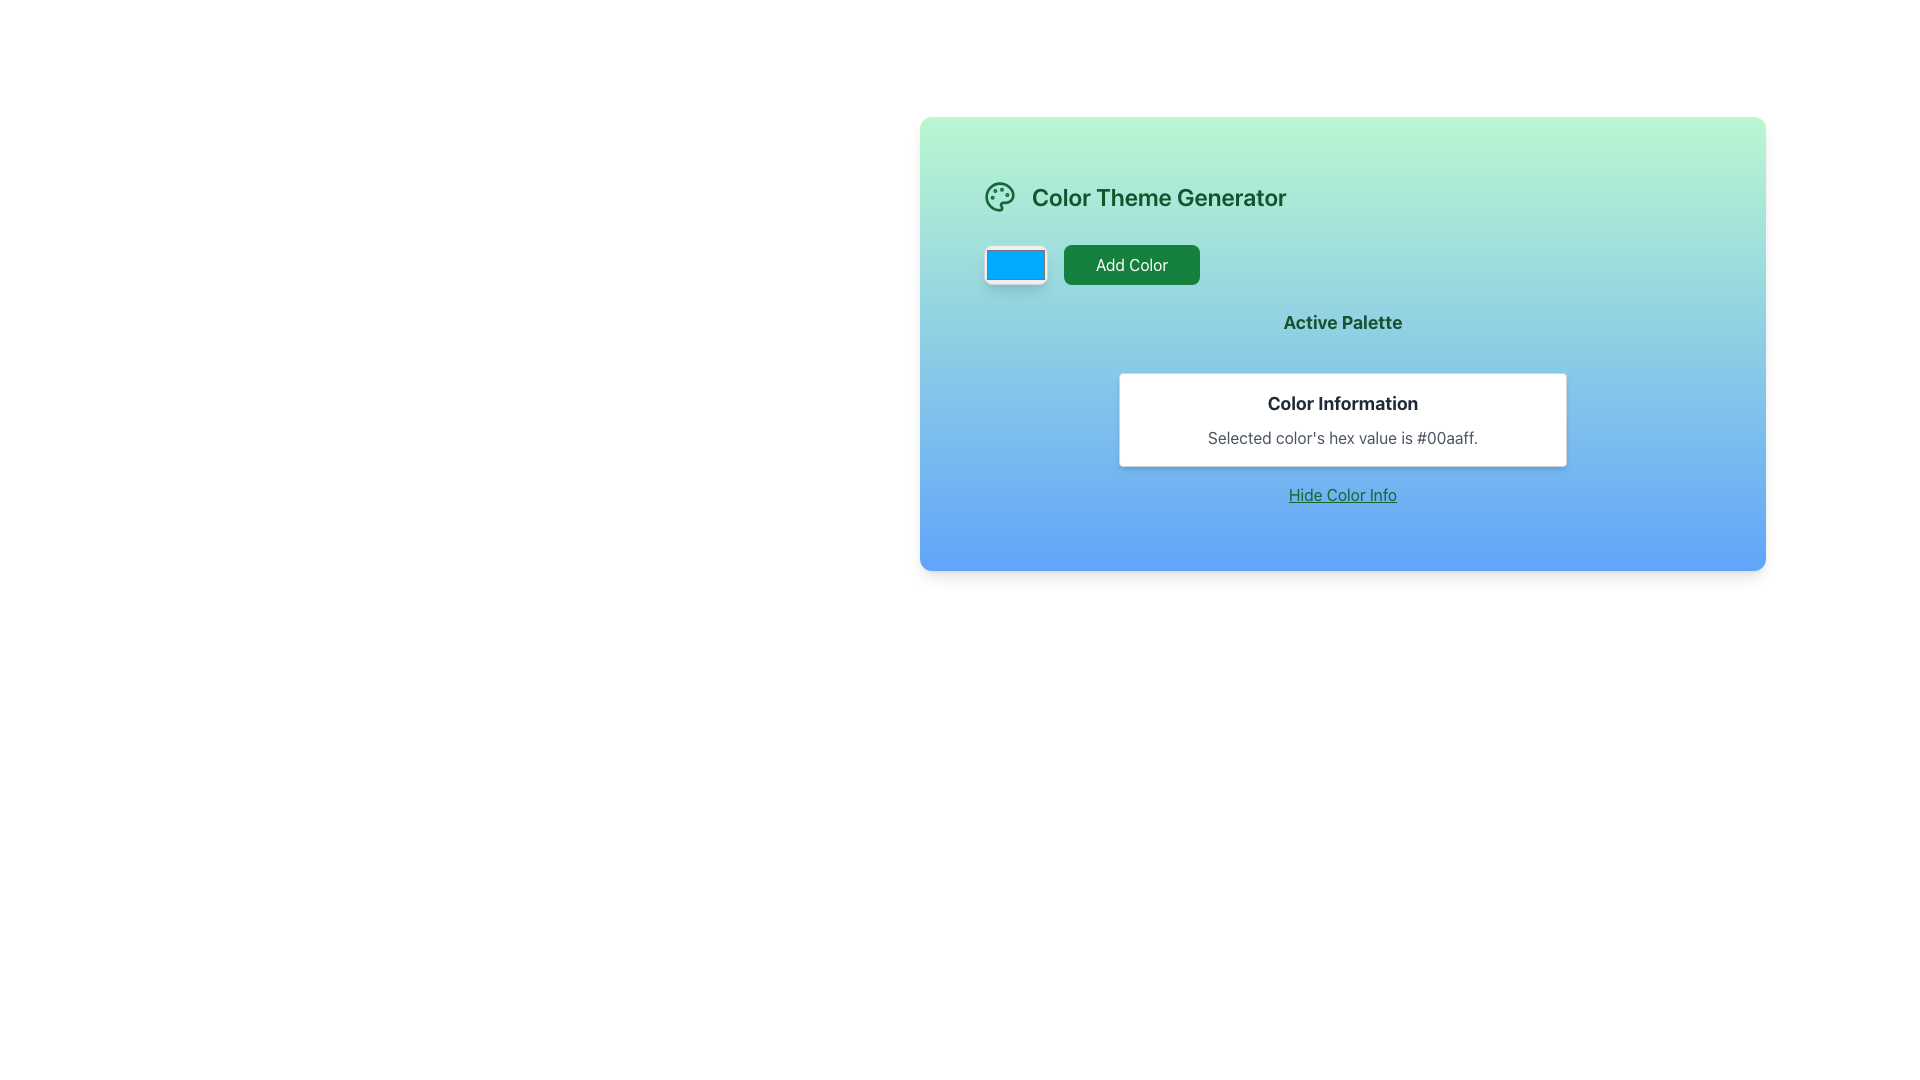  I want to click on the non-interactive text label indicating the context related to active color palettes, positioned below the 'Add Color' button and above the 'Color Information' section, so click(1343, 327).